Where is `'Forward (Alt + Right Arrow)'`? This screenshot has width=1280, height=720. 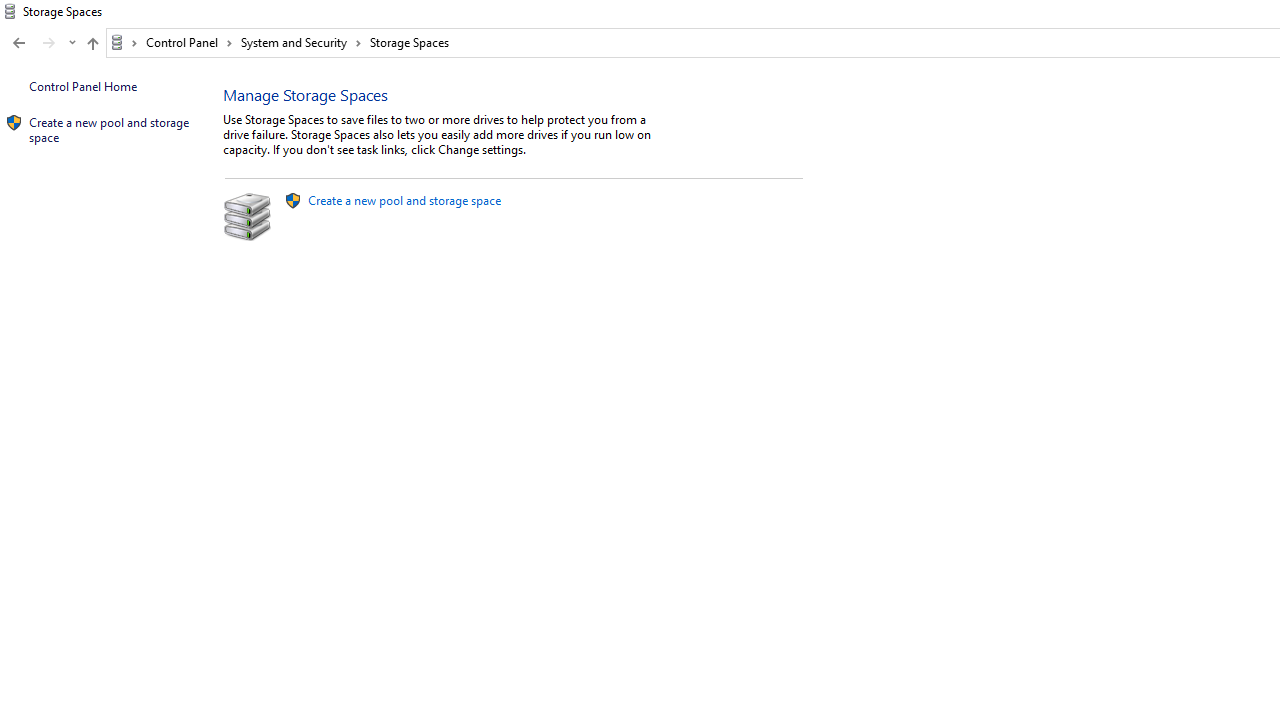
'Forward (Alt + Right Arrow)' is located at coordinates (49, 43).